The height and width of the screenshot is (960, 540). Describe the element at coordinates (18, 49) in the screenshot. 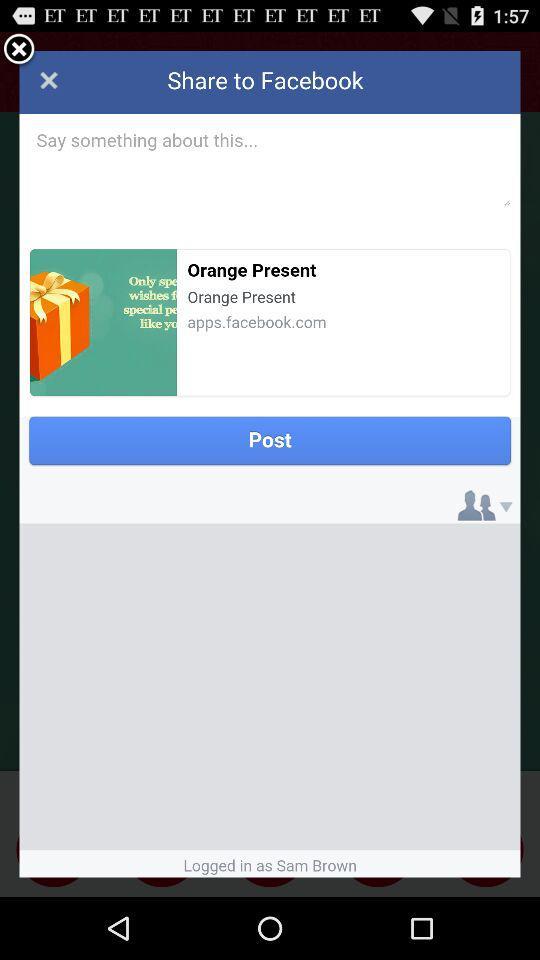

I see `frame` at that location.